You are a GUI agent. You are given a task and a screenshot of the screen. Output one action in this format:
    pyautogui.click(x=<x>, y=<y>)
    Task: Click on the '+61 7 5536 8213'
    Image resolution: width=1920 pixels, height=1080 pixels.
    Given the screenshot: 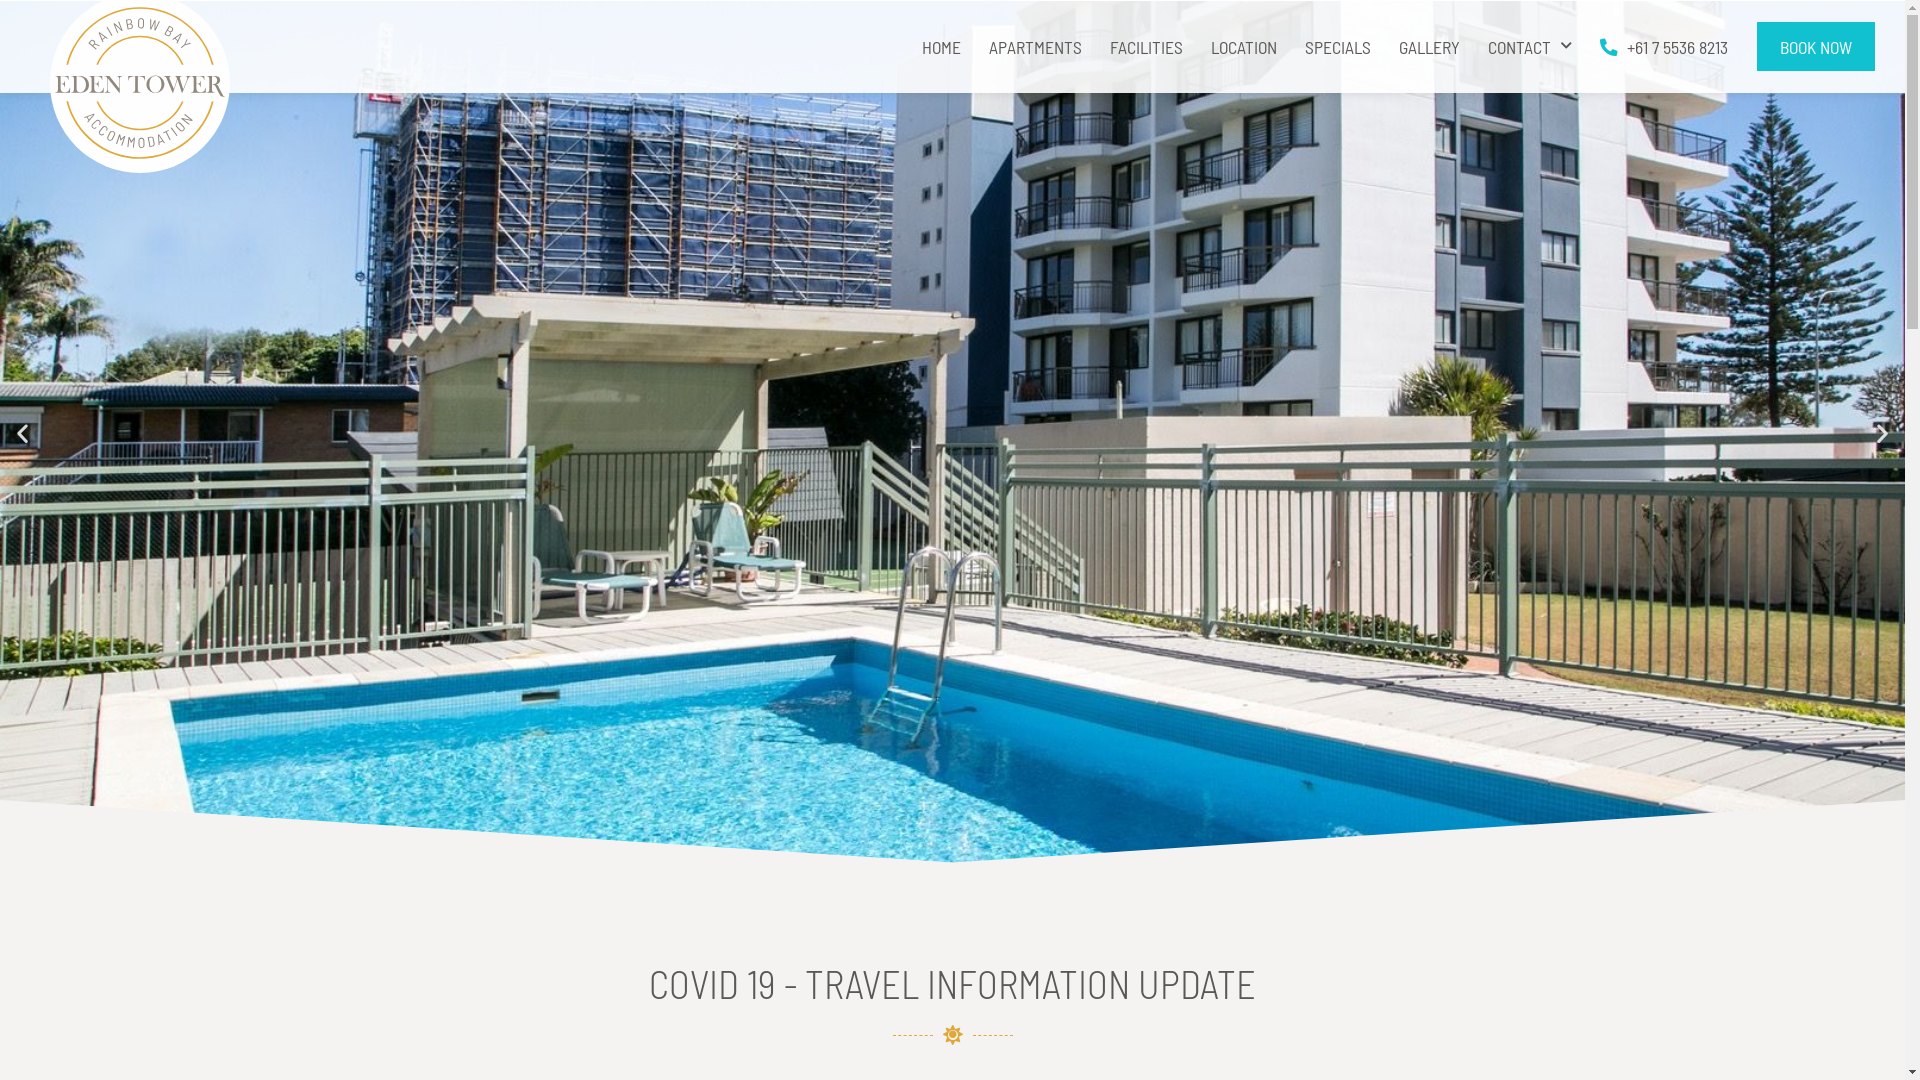 What is the action you would take?
    pyautogui.click(x=1664, y=45)
    